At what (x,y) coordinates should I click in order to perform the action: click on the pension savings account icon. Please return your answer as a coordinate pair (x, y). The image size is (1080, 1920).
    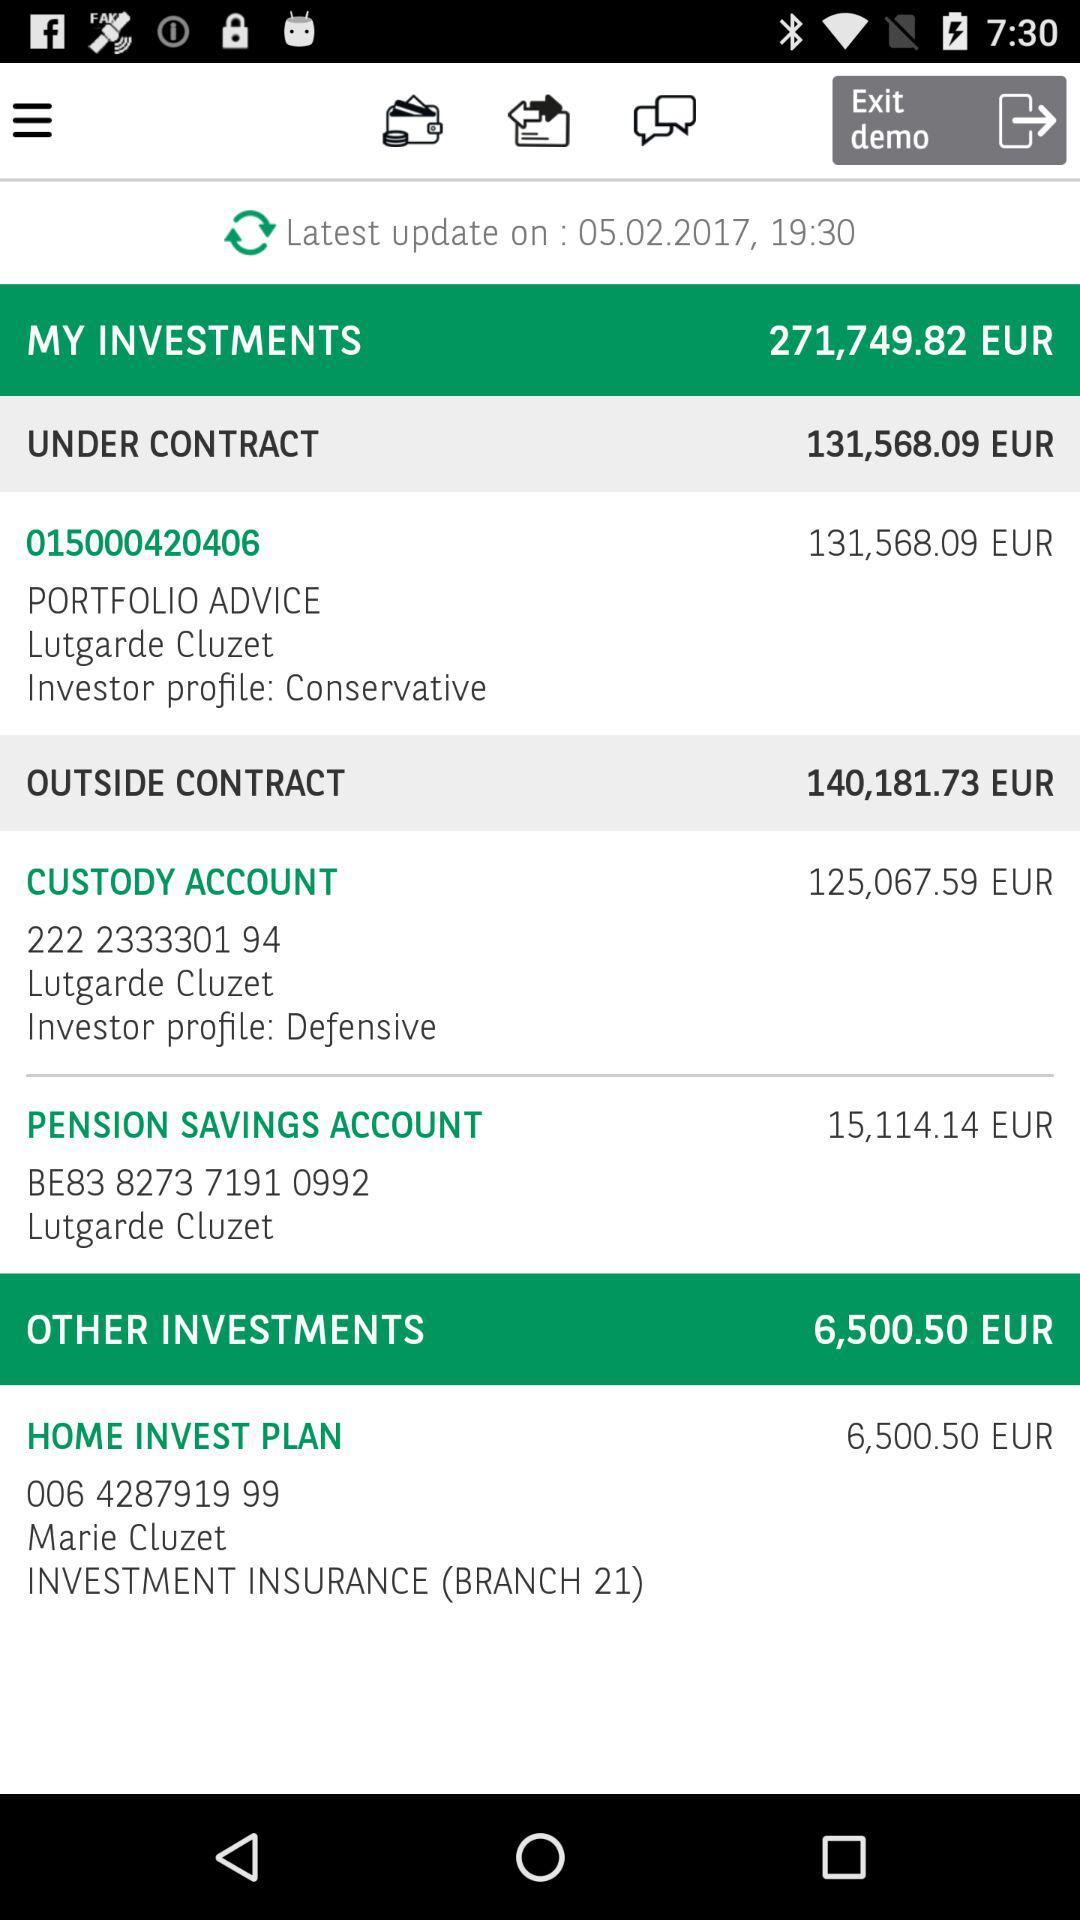
    Looking at the image, I should click on (412, 1125).